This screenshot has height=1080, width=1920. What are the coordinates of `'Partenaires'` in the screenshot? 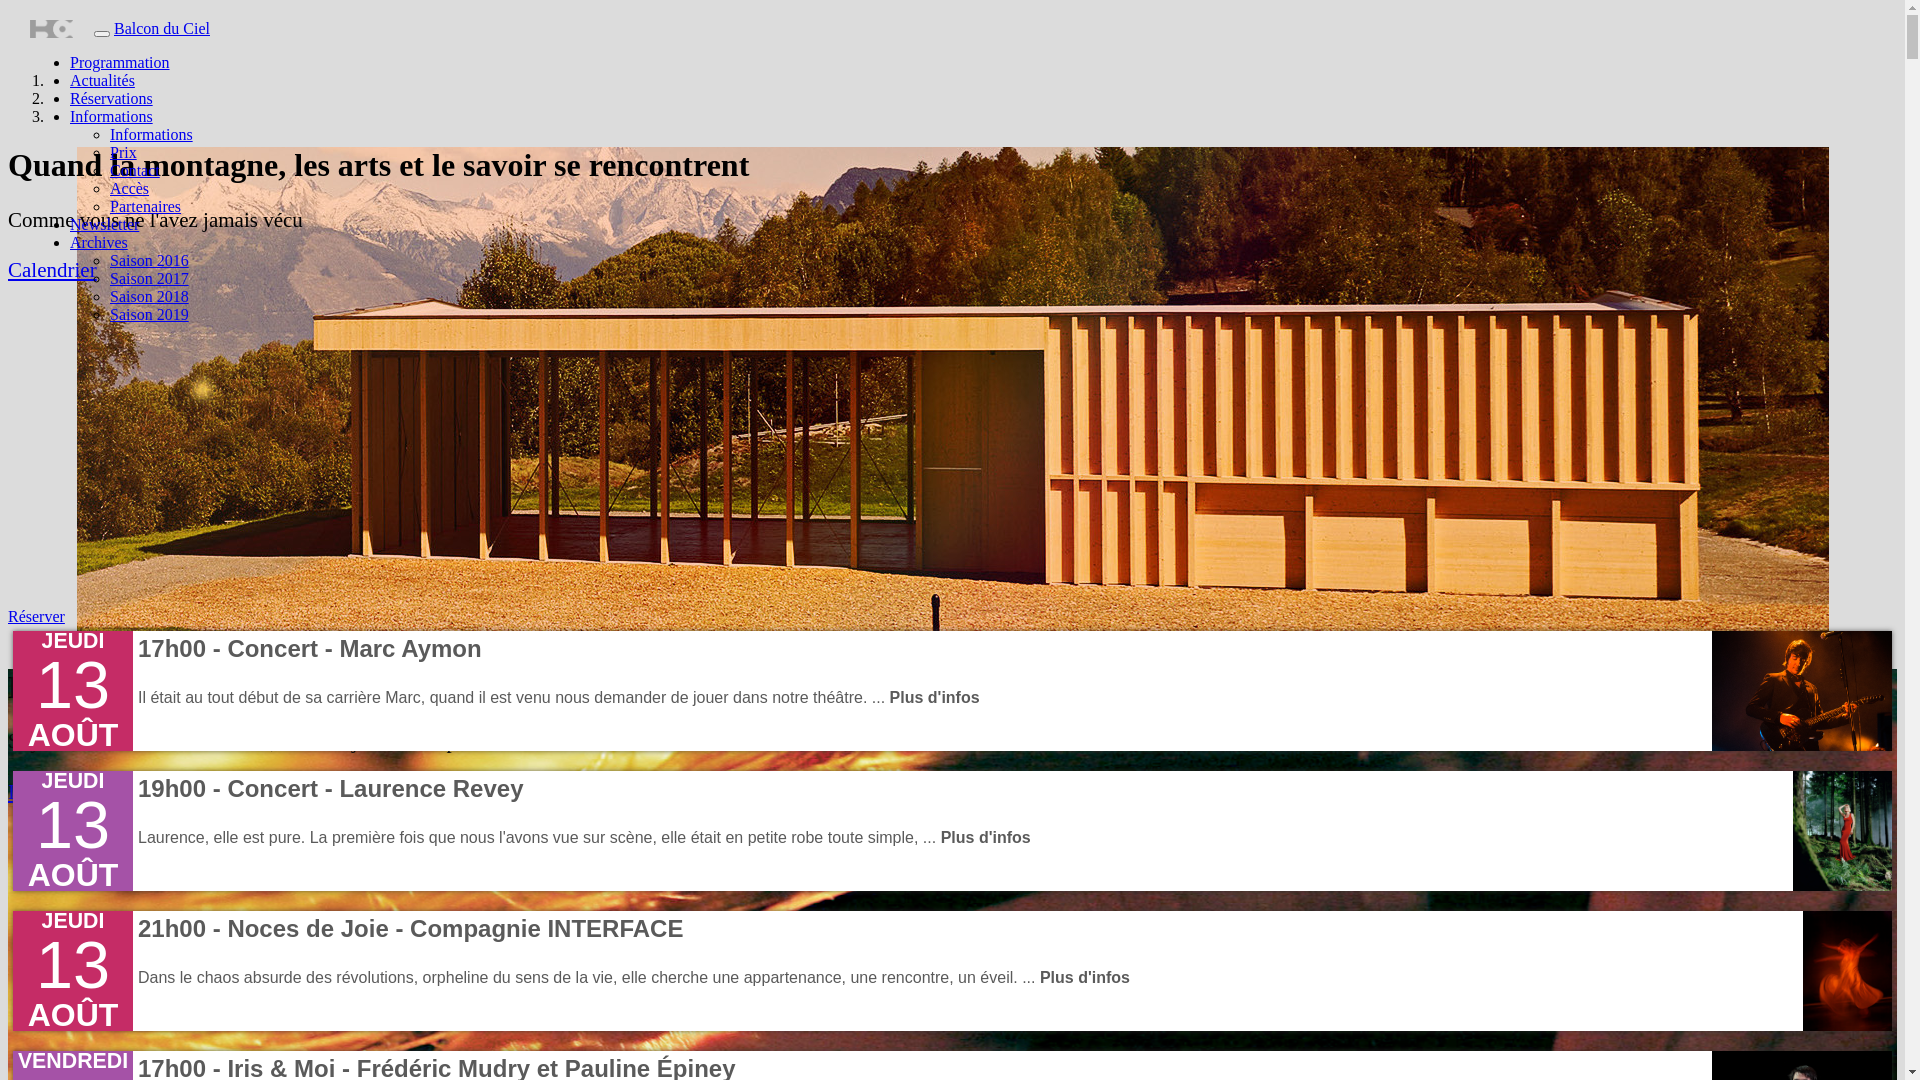 It's located at (144, 206).